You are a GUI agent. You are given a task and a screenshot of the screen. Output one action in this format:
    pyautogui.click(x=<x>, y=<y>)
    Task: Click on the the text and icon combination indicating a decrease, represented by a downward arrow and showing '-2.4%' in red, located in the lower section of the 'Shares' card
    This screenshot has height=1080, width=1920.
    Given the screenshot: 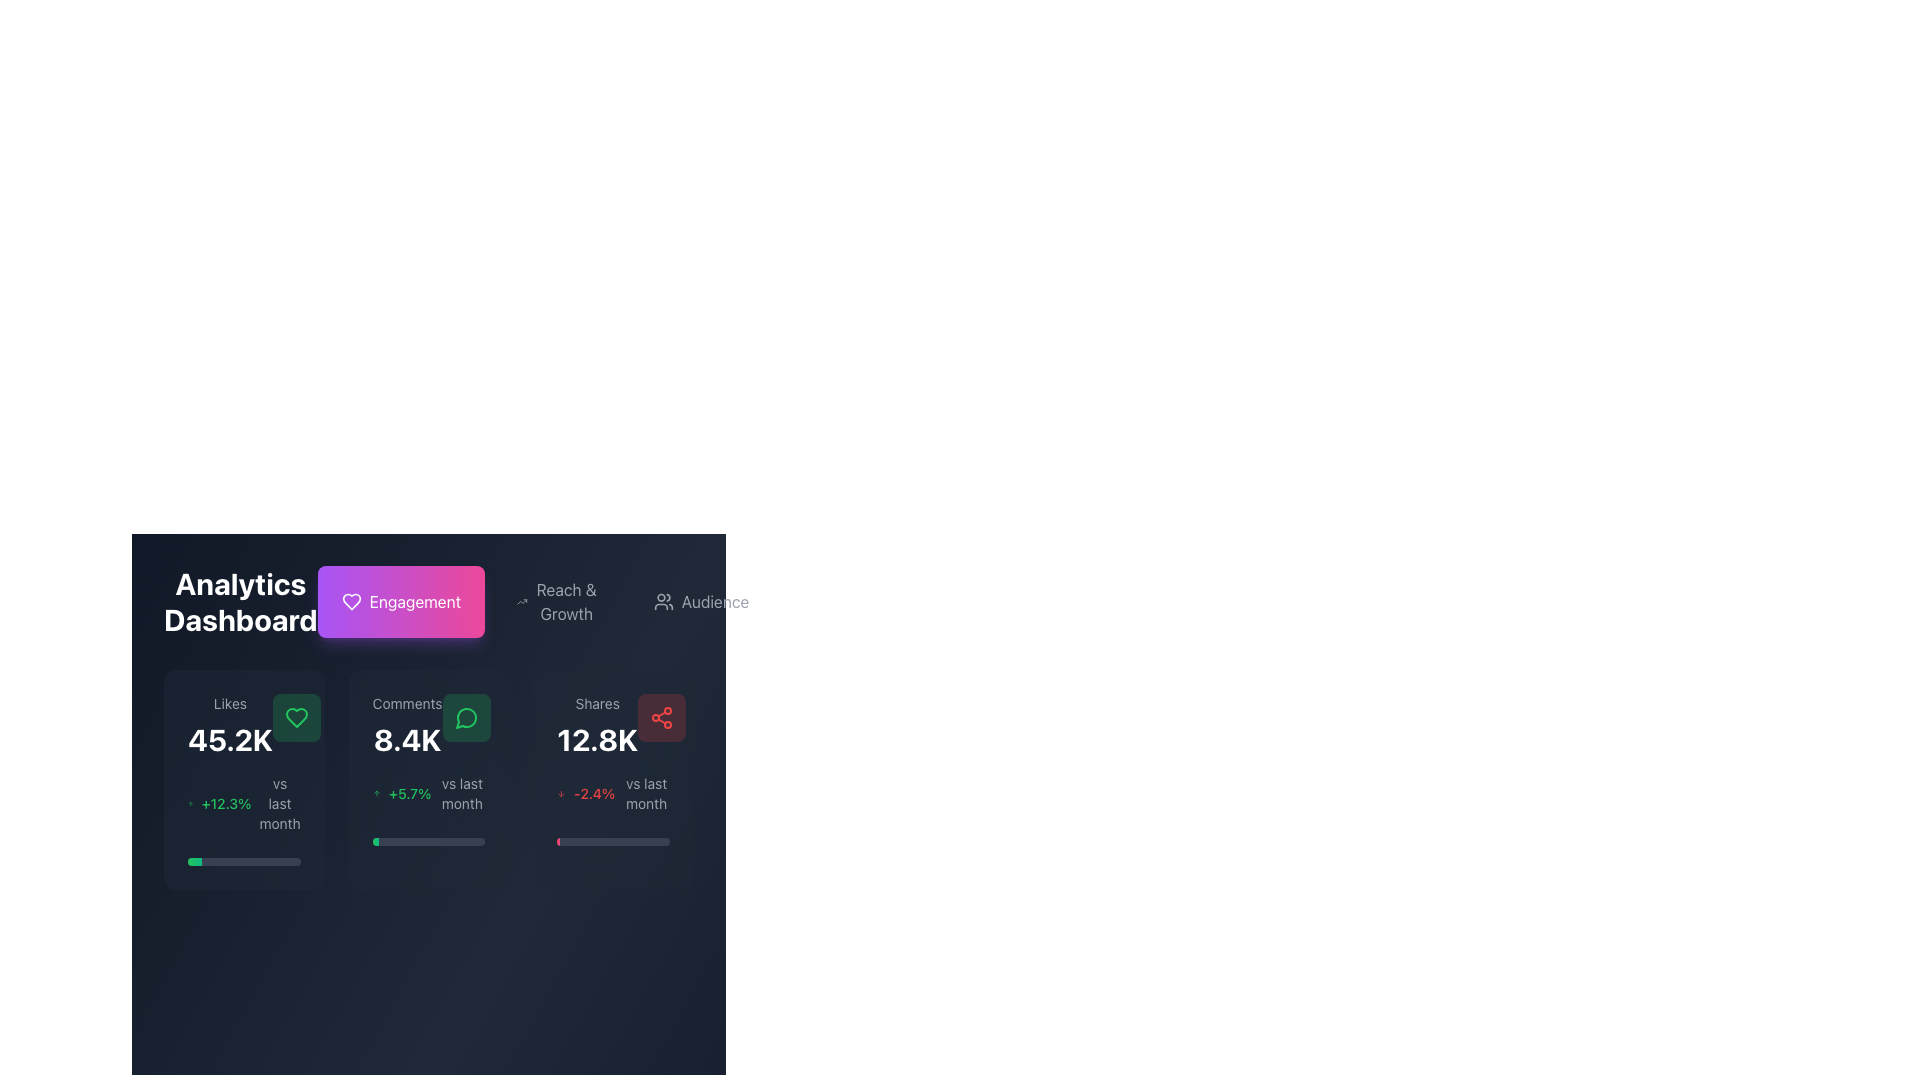 What is the action you would take?
    pyautogui.click(x=612, y=793)
    